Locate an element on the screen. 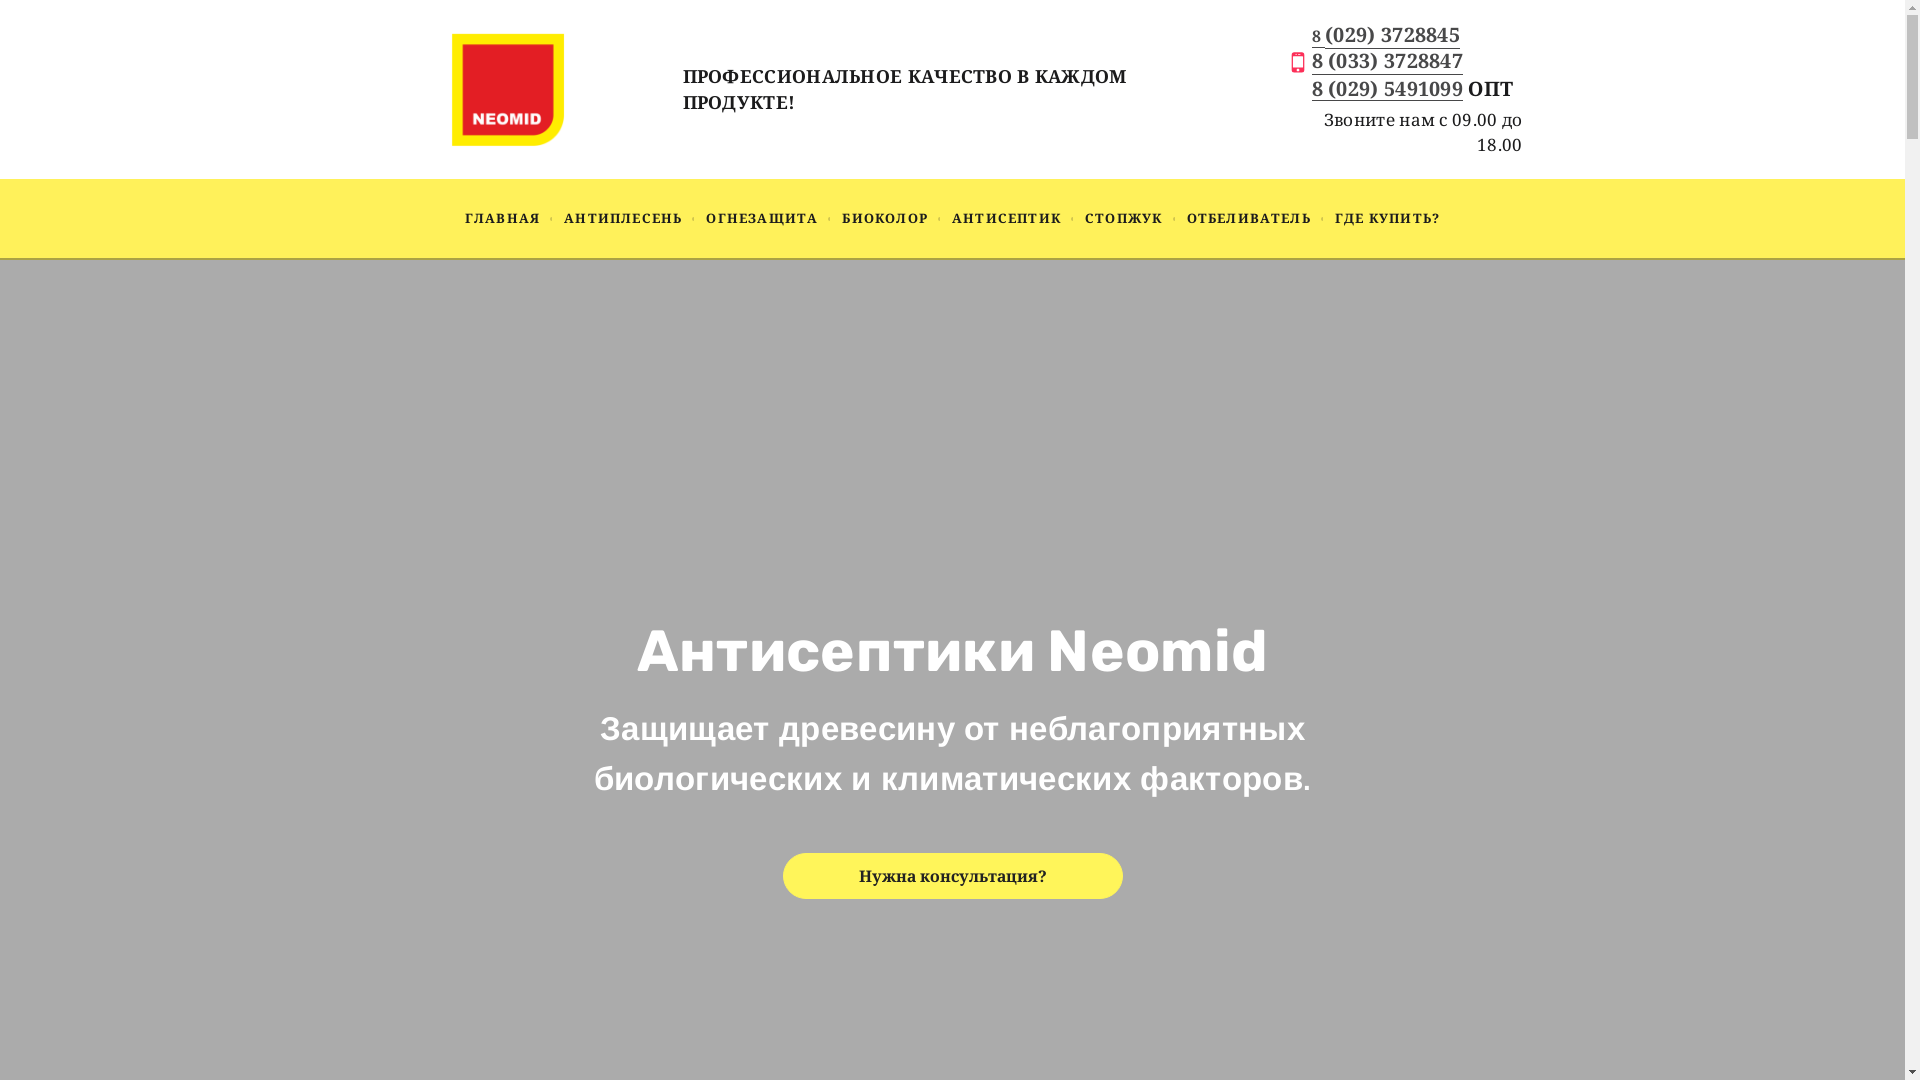  '8' is located at coordinates (1319, 36).